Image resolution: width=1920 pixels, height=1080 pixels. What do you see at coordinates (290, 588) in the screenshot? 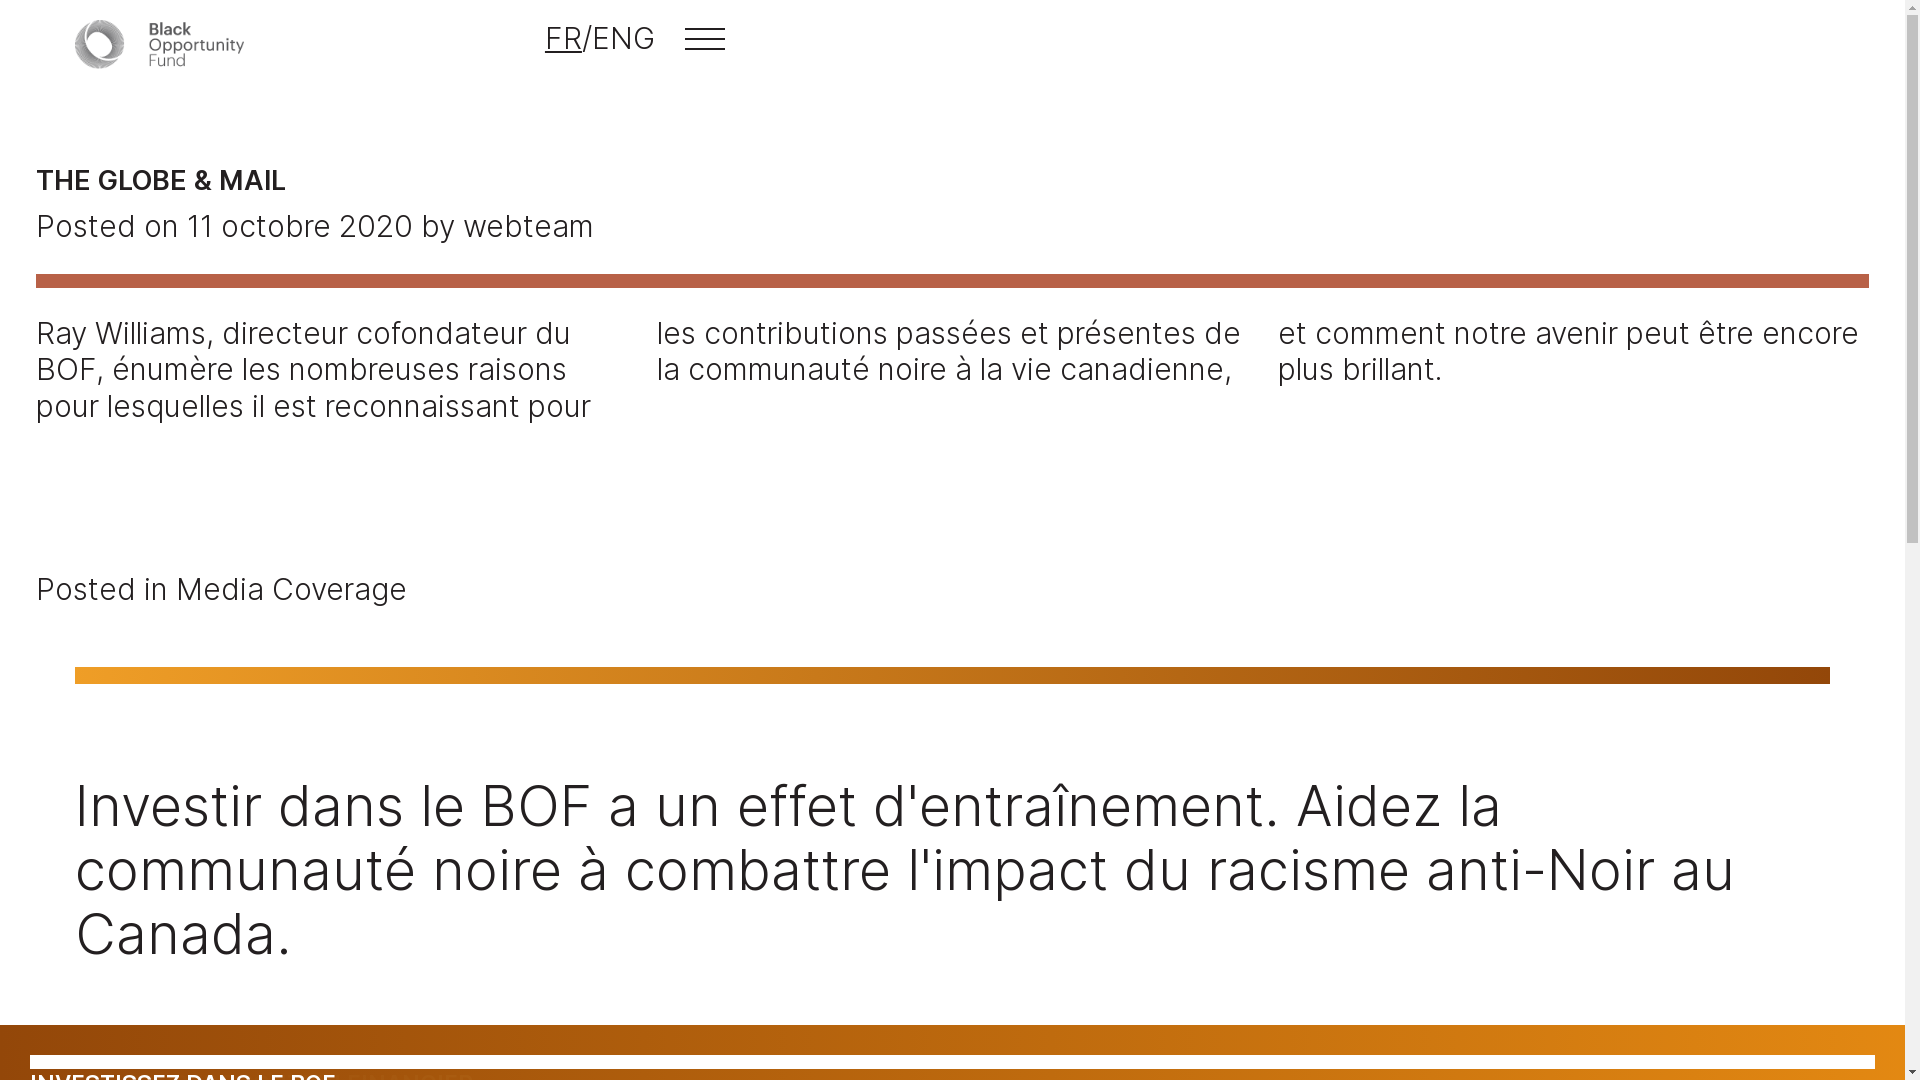
I see `'Media Coverage'` at bounding box center [290, 588].